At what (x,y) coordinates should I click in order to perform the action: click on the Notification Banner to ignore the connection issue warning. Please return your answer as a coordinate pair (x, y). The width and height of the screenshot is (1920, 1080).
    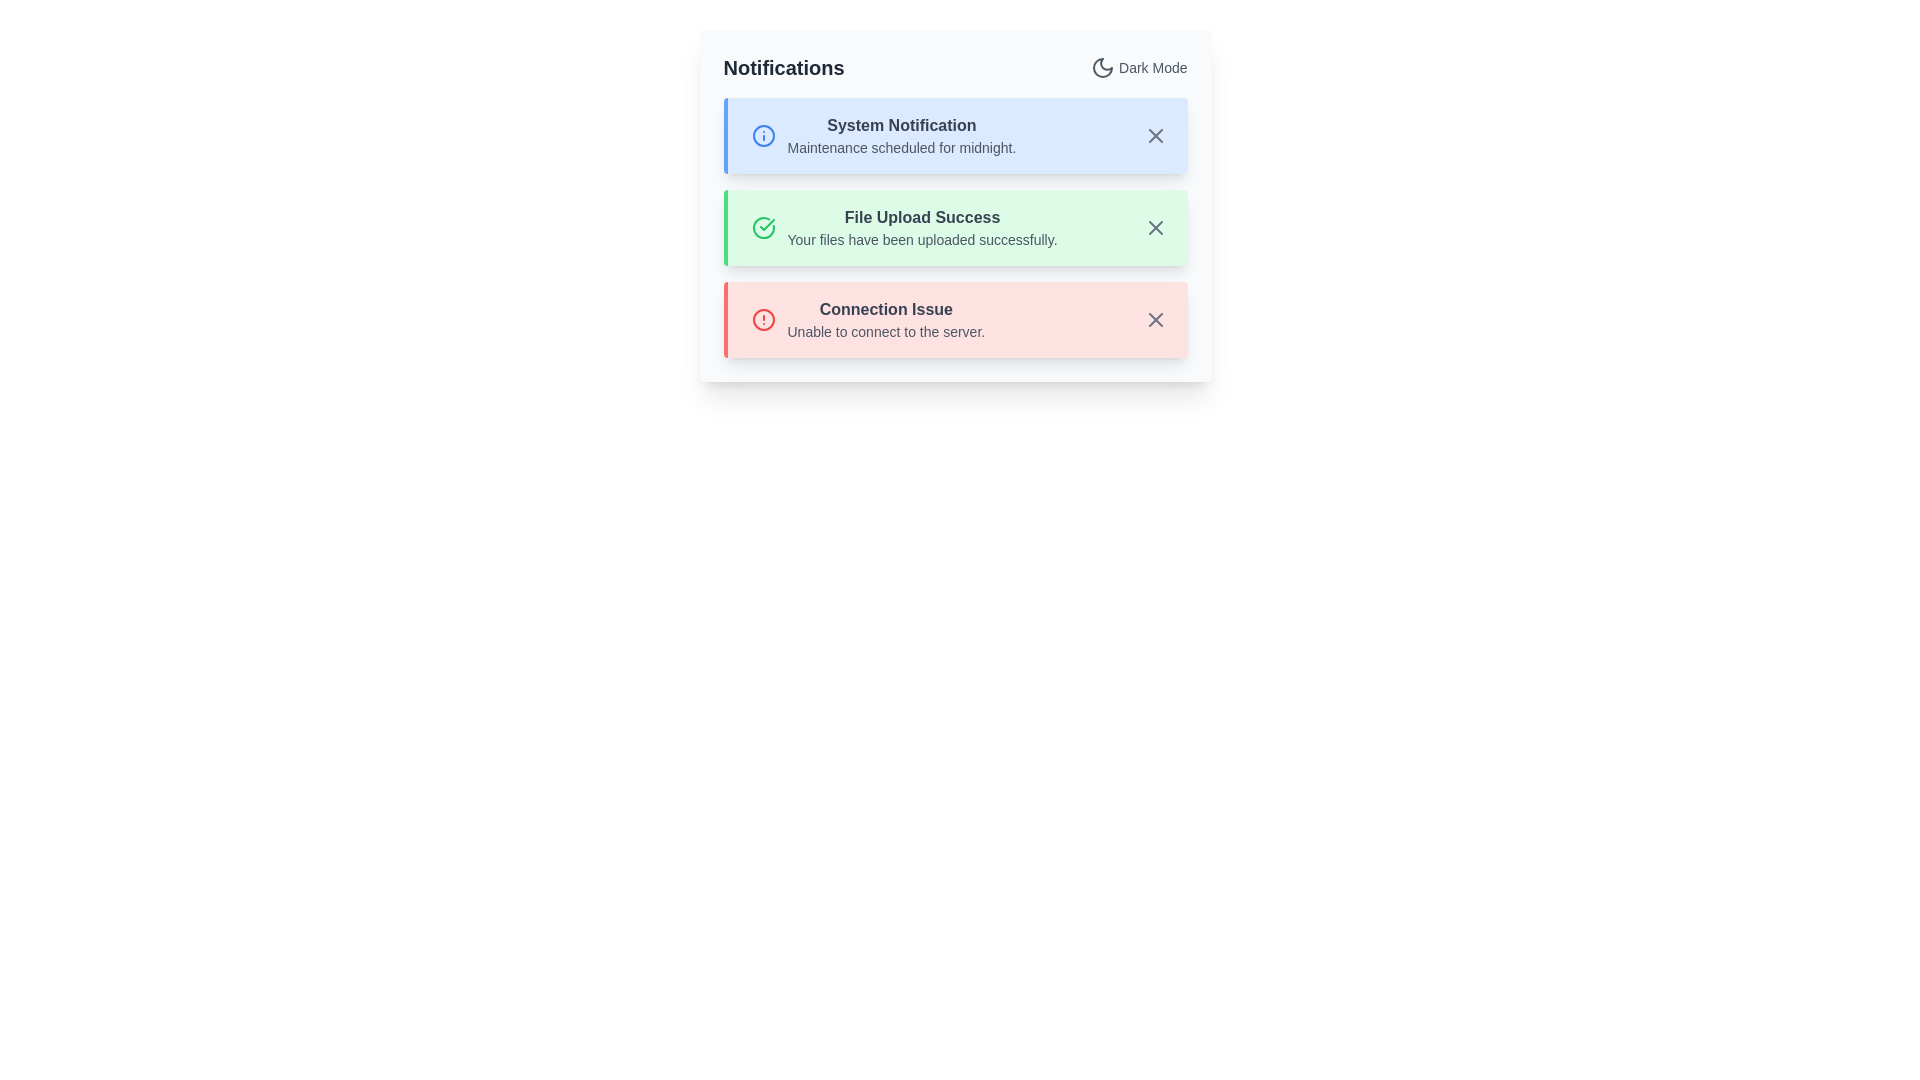
    Looking at the image, I should click on (954, 319).